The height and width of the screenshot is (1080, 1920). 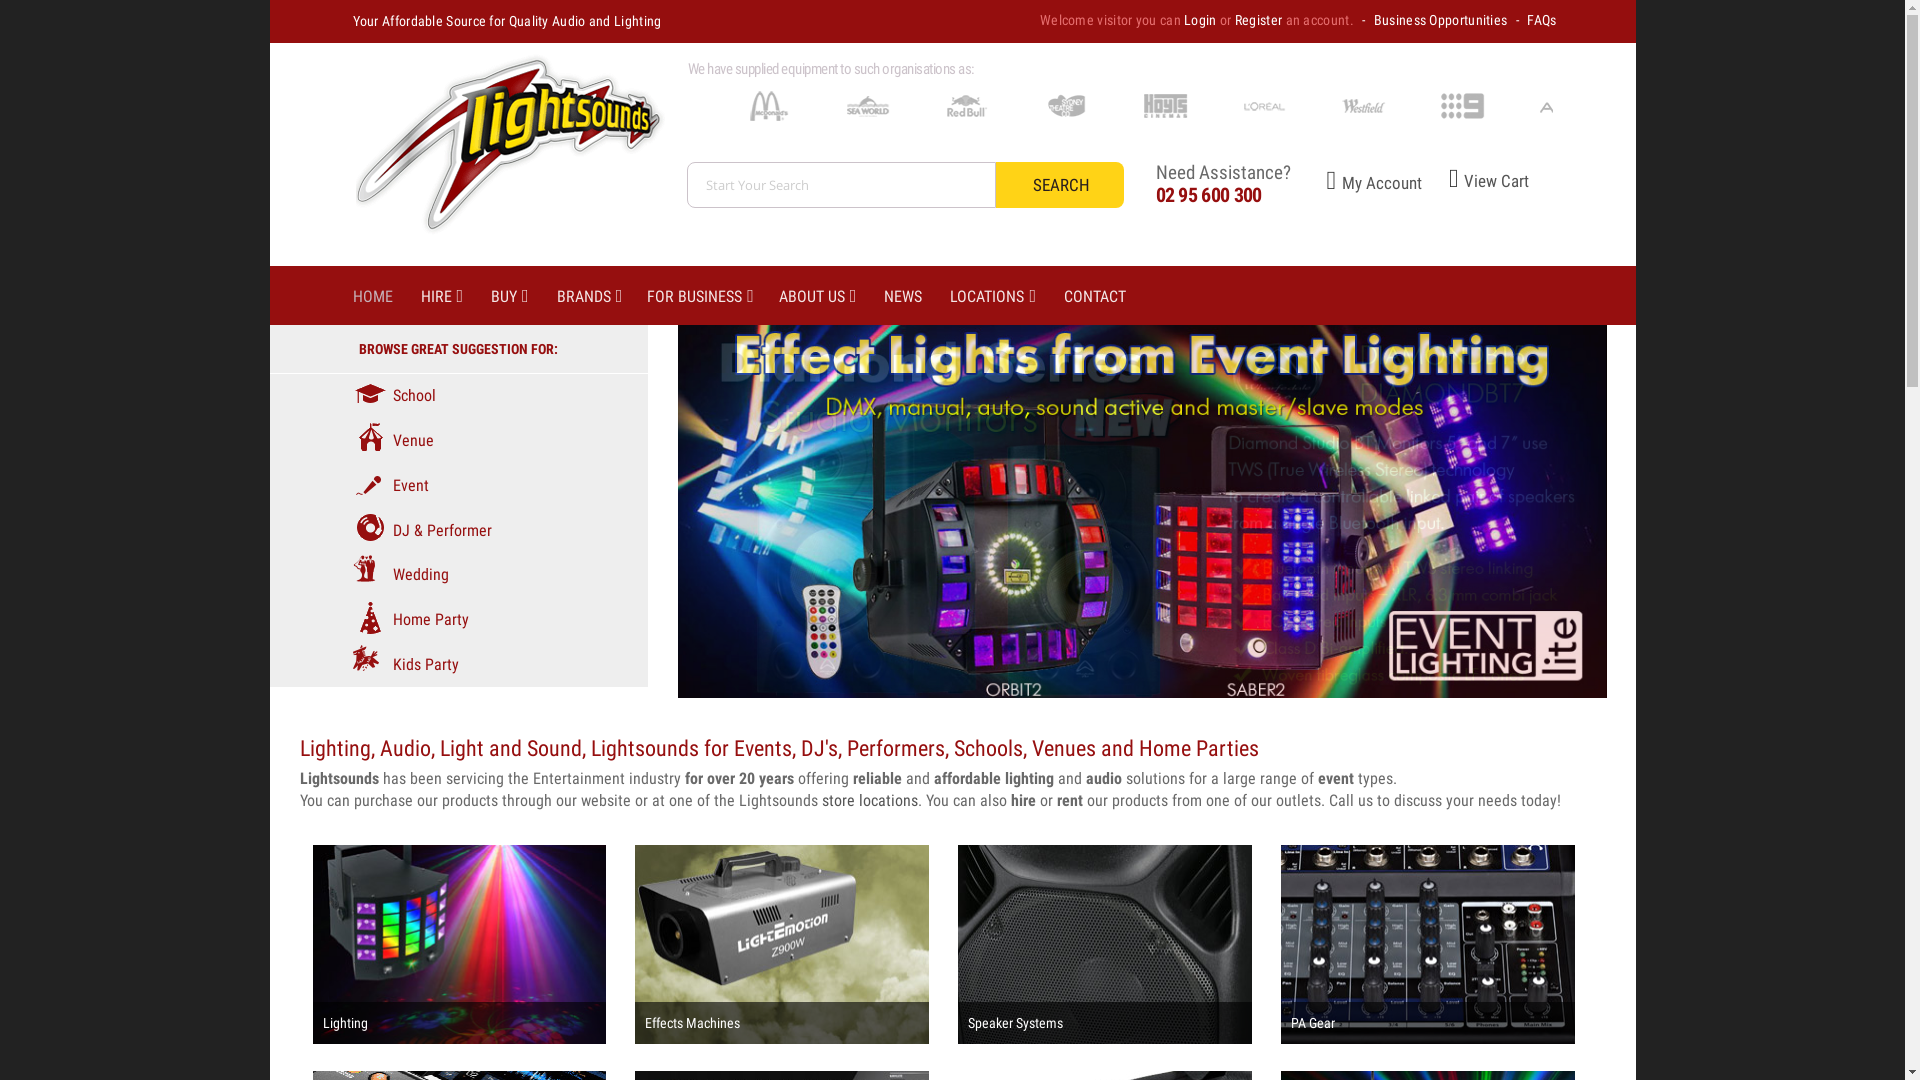 What do you see at coordinates (523, 297) in the screenshot?
I see `'BUY'` at bounding box center [523, 297].